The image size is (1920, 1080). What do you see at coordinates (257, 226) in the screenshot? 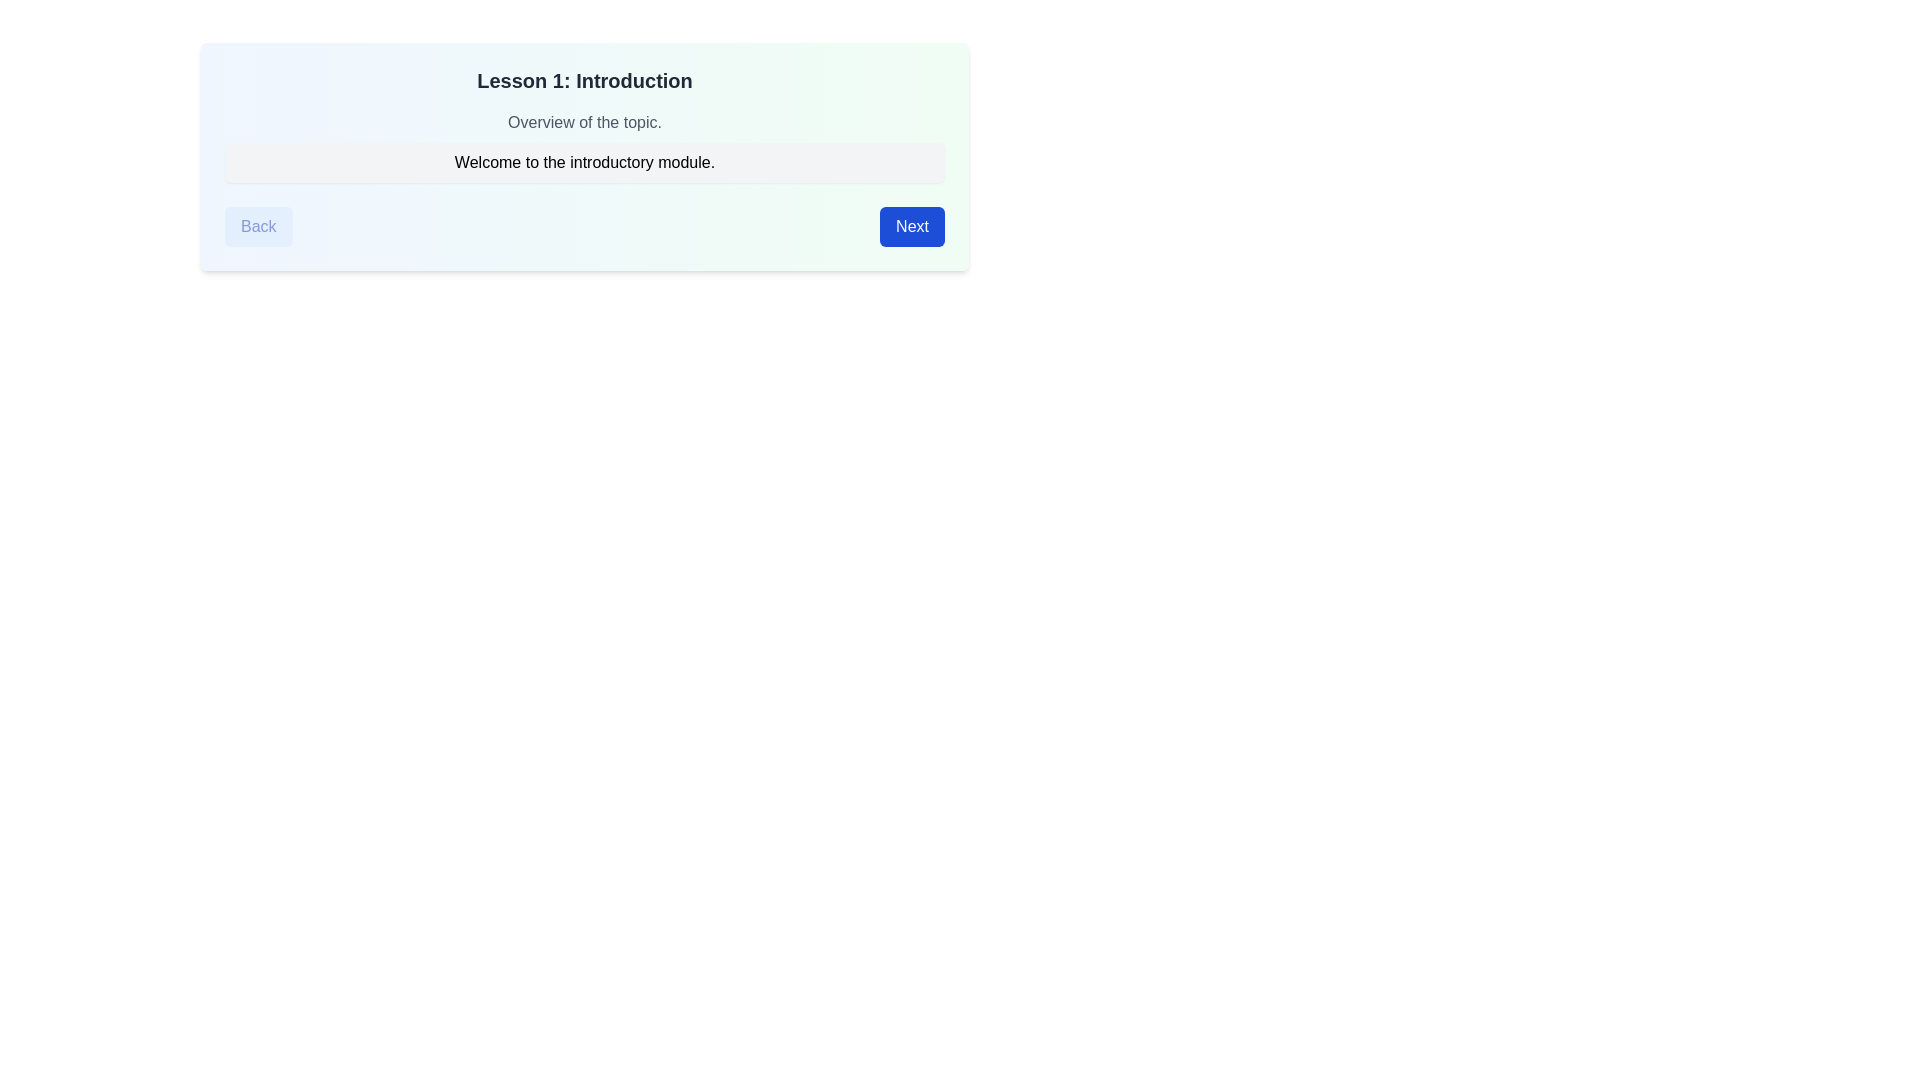
I see `the 'Back' button to navigate to the previous lesson` at bounding box center [257, 226].